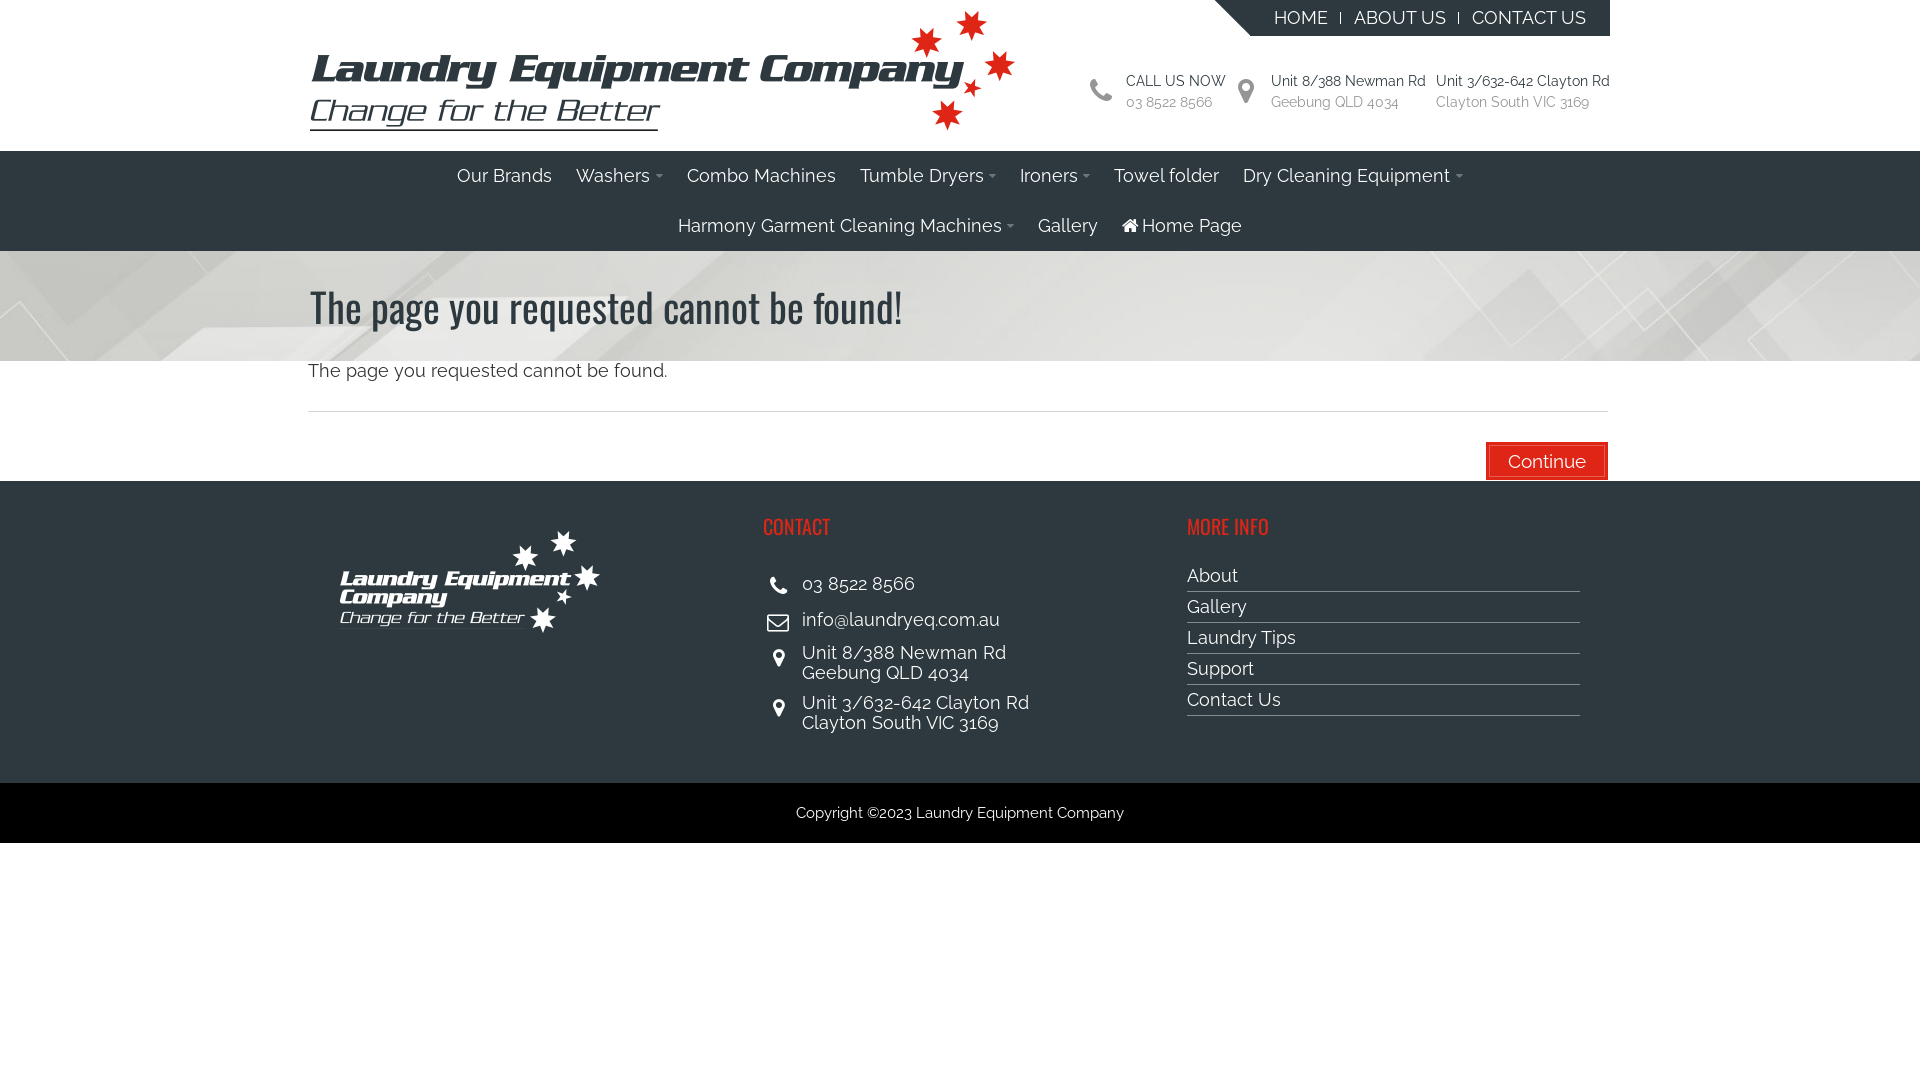  What do you see at coordinates (845, 225) in the screenshot?
I see `'Harmony Garment Cleaning Machines'` at bounding box center [845, 225].